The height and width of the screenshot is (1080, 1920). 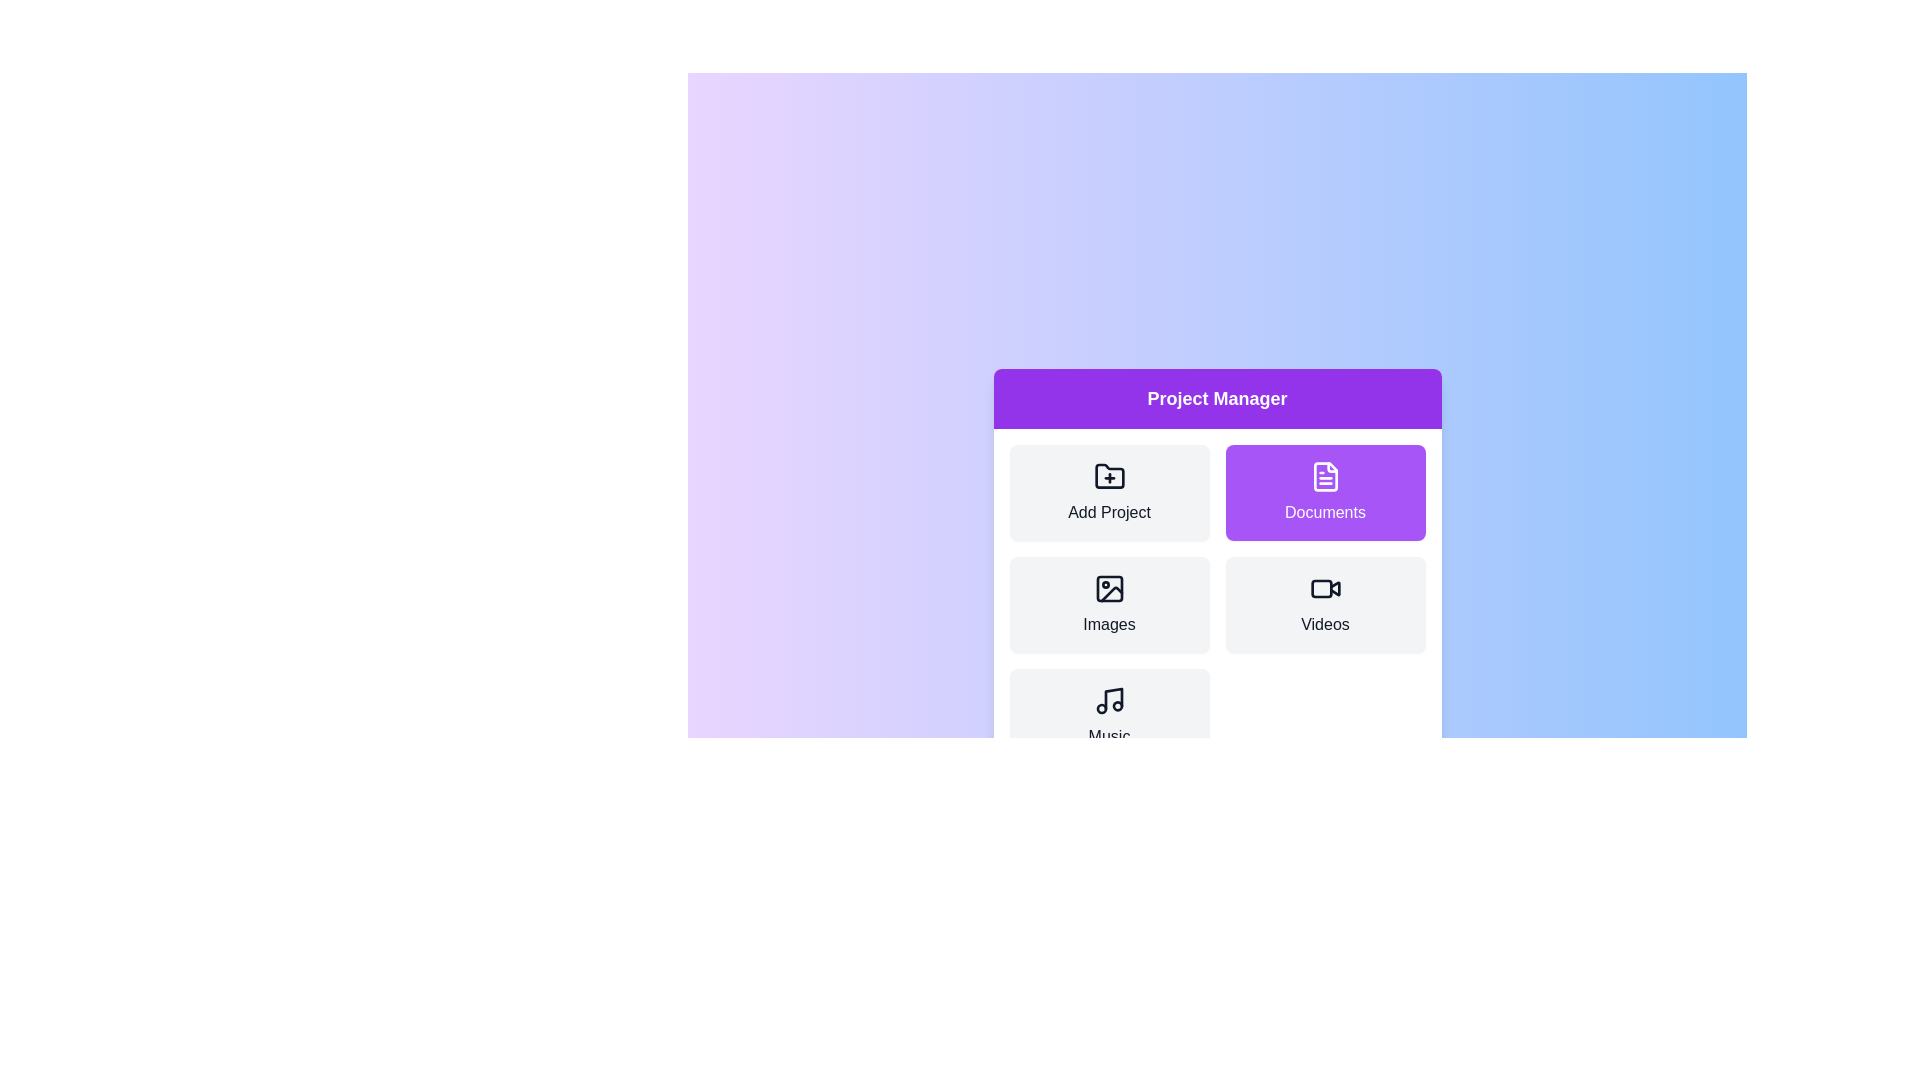 What do you see at coordinates (1325, 604) in the screenshot?
I see `the category labeled Videos to select it` at bounding box center [1325, 604].